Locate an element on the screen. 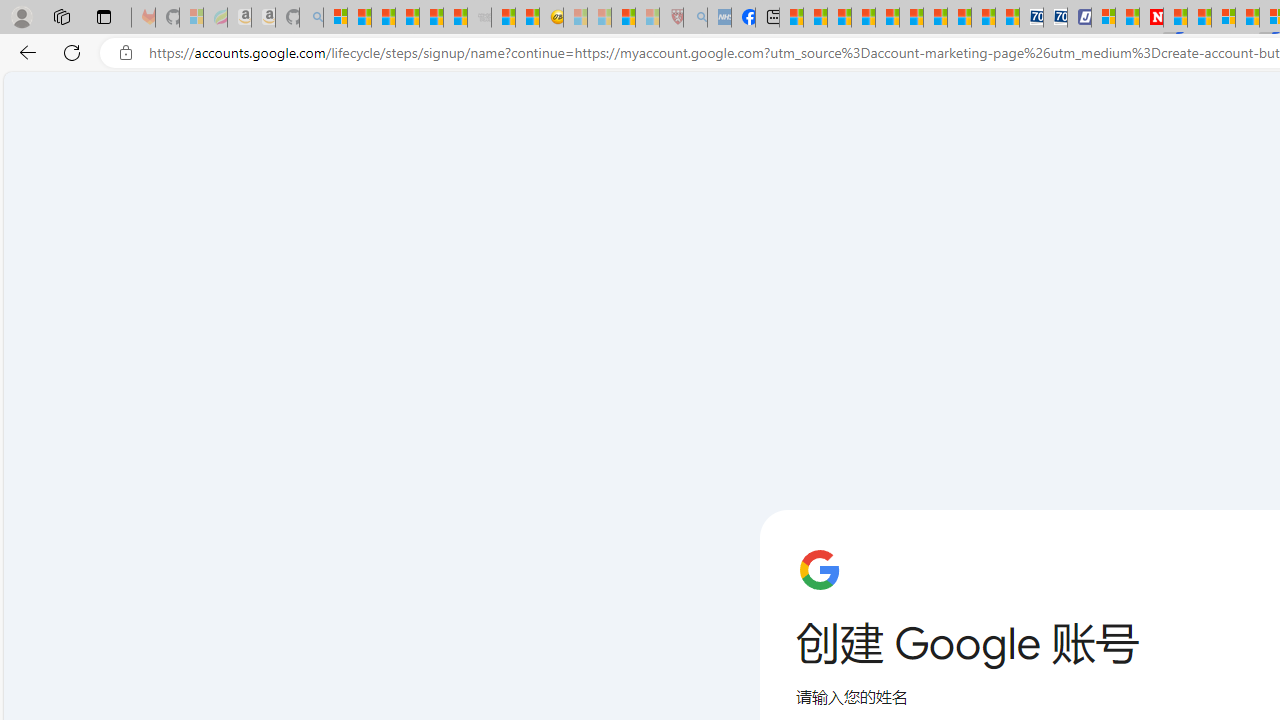  'Climate Damage Becomes Too Severe To Reverse' is located at coordinates (864, 17).